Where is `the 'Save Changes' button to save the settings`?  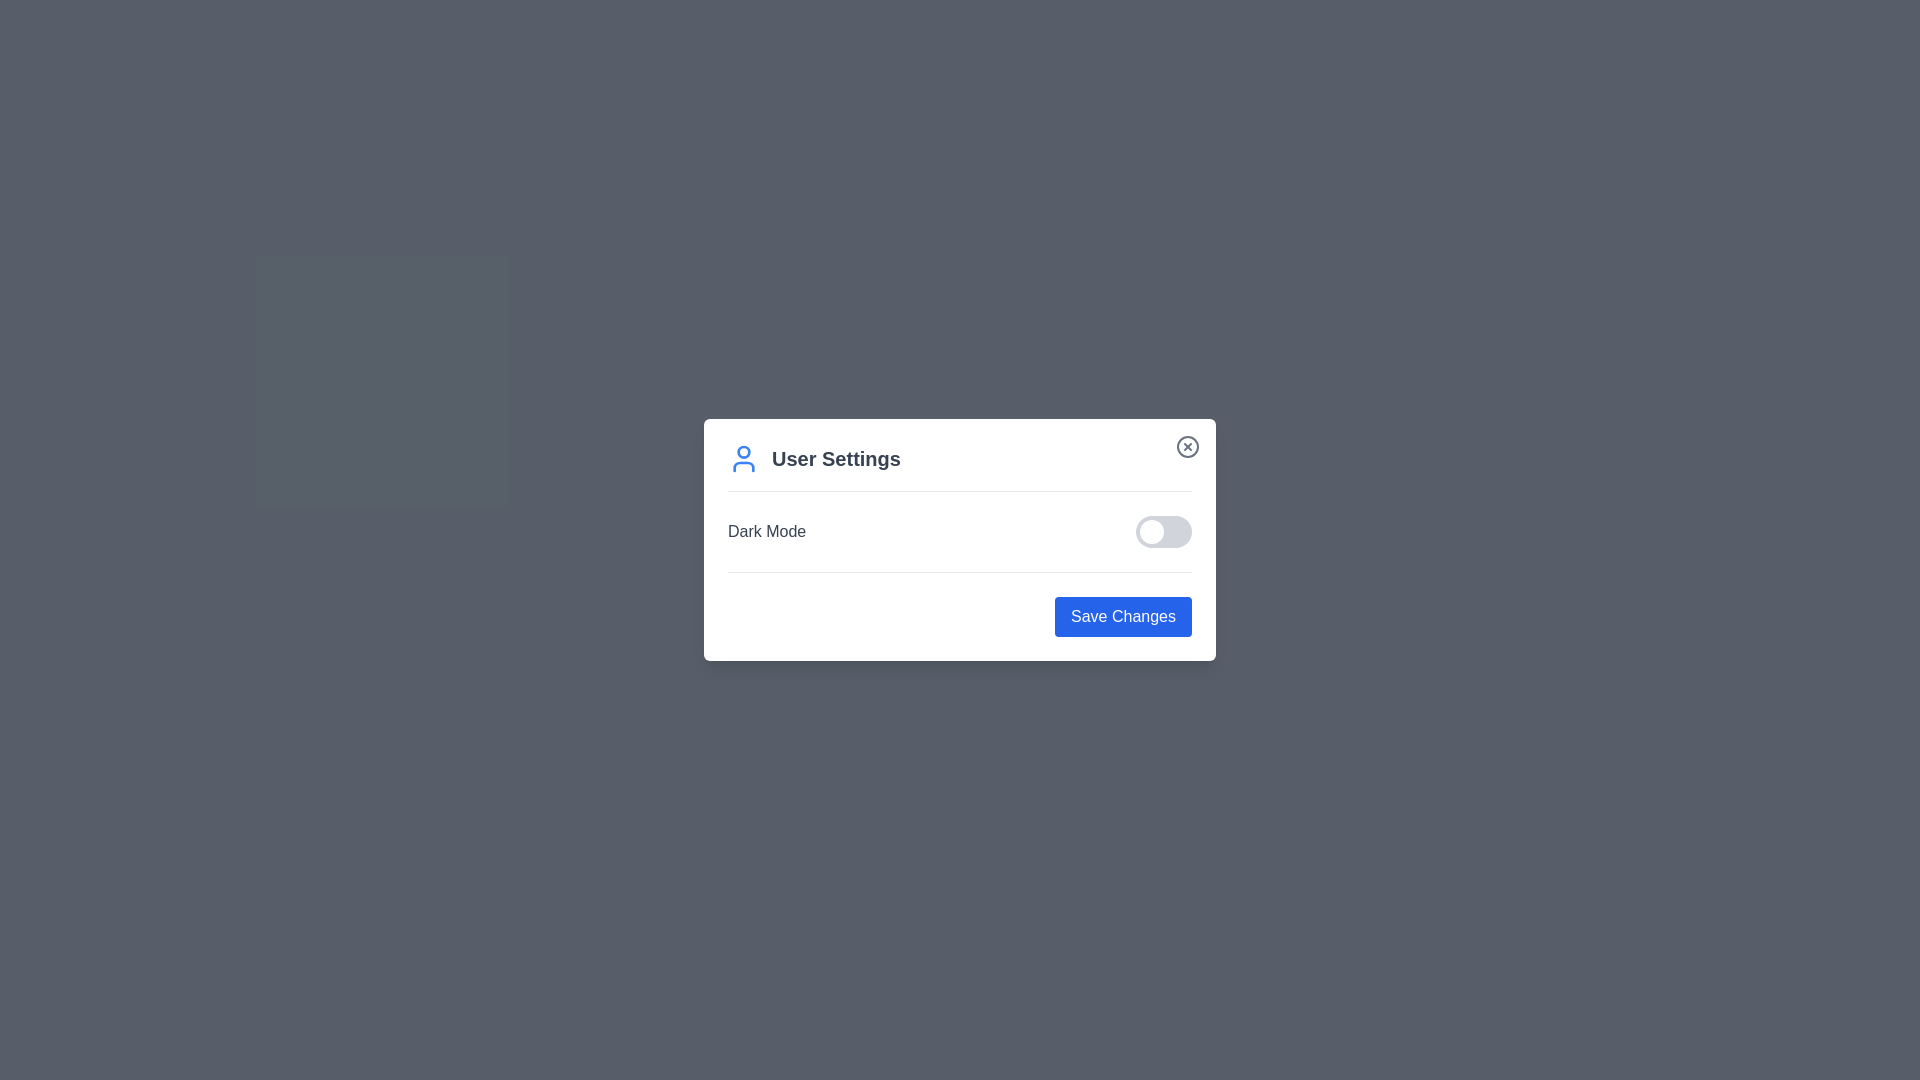
the 'Save Changes' button to save the settings is located at coordinates (1123, 616).